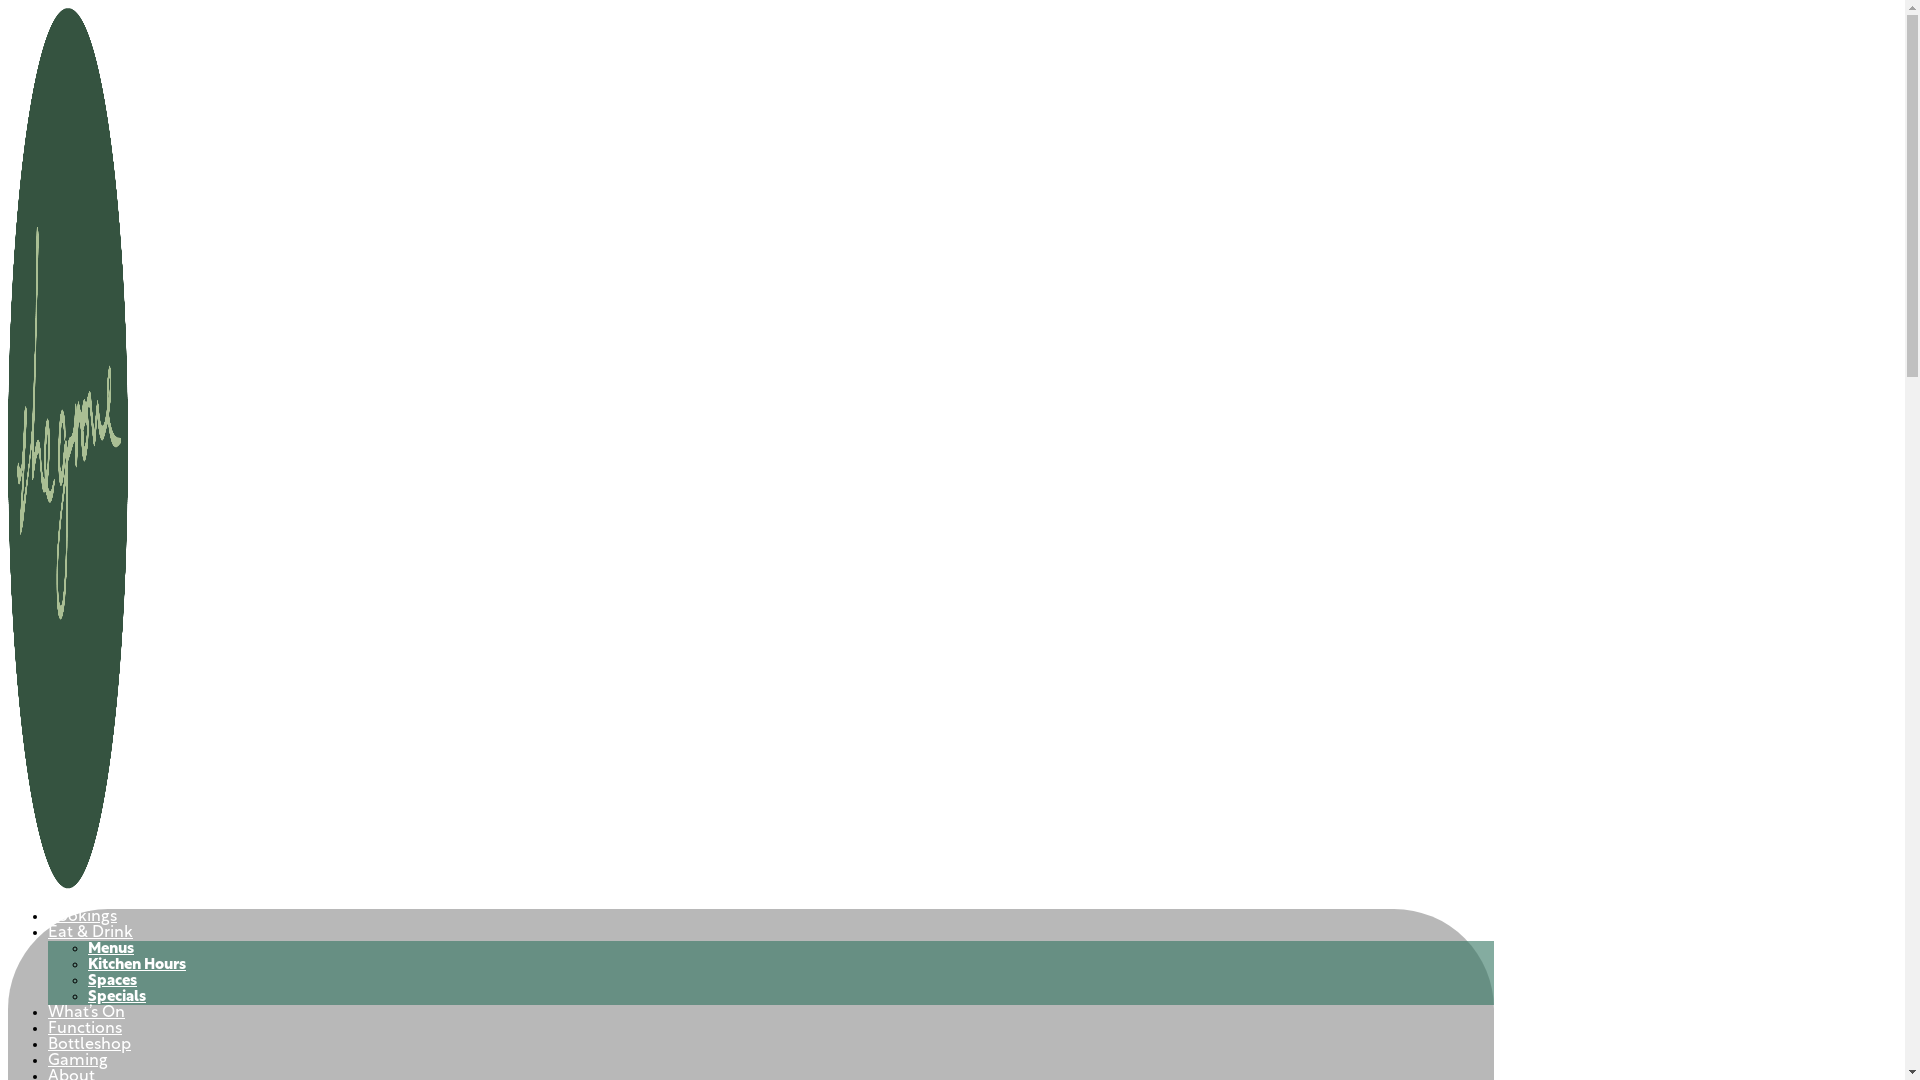  What do you see at coordinates (86, 948) in the screenshot?
I see `'Menus'` at bounding box center [86, 948].